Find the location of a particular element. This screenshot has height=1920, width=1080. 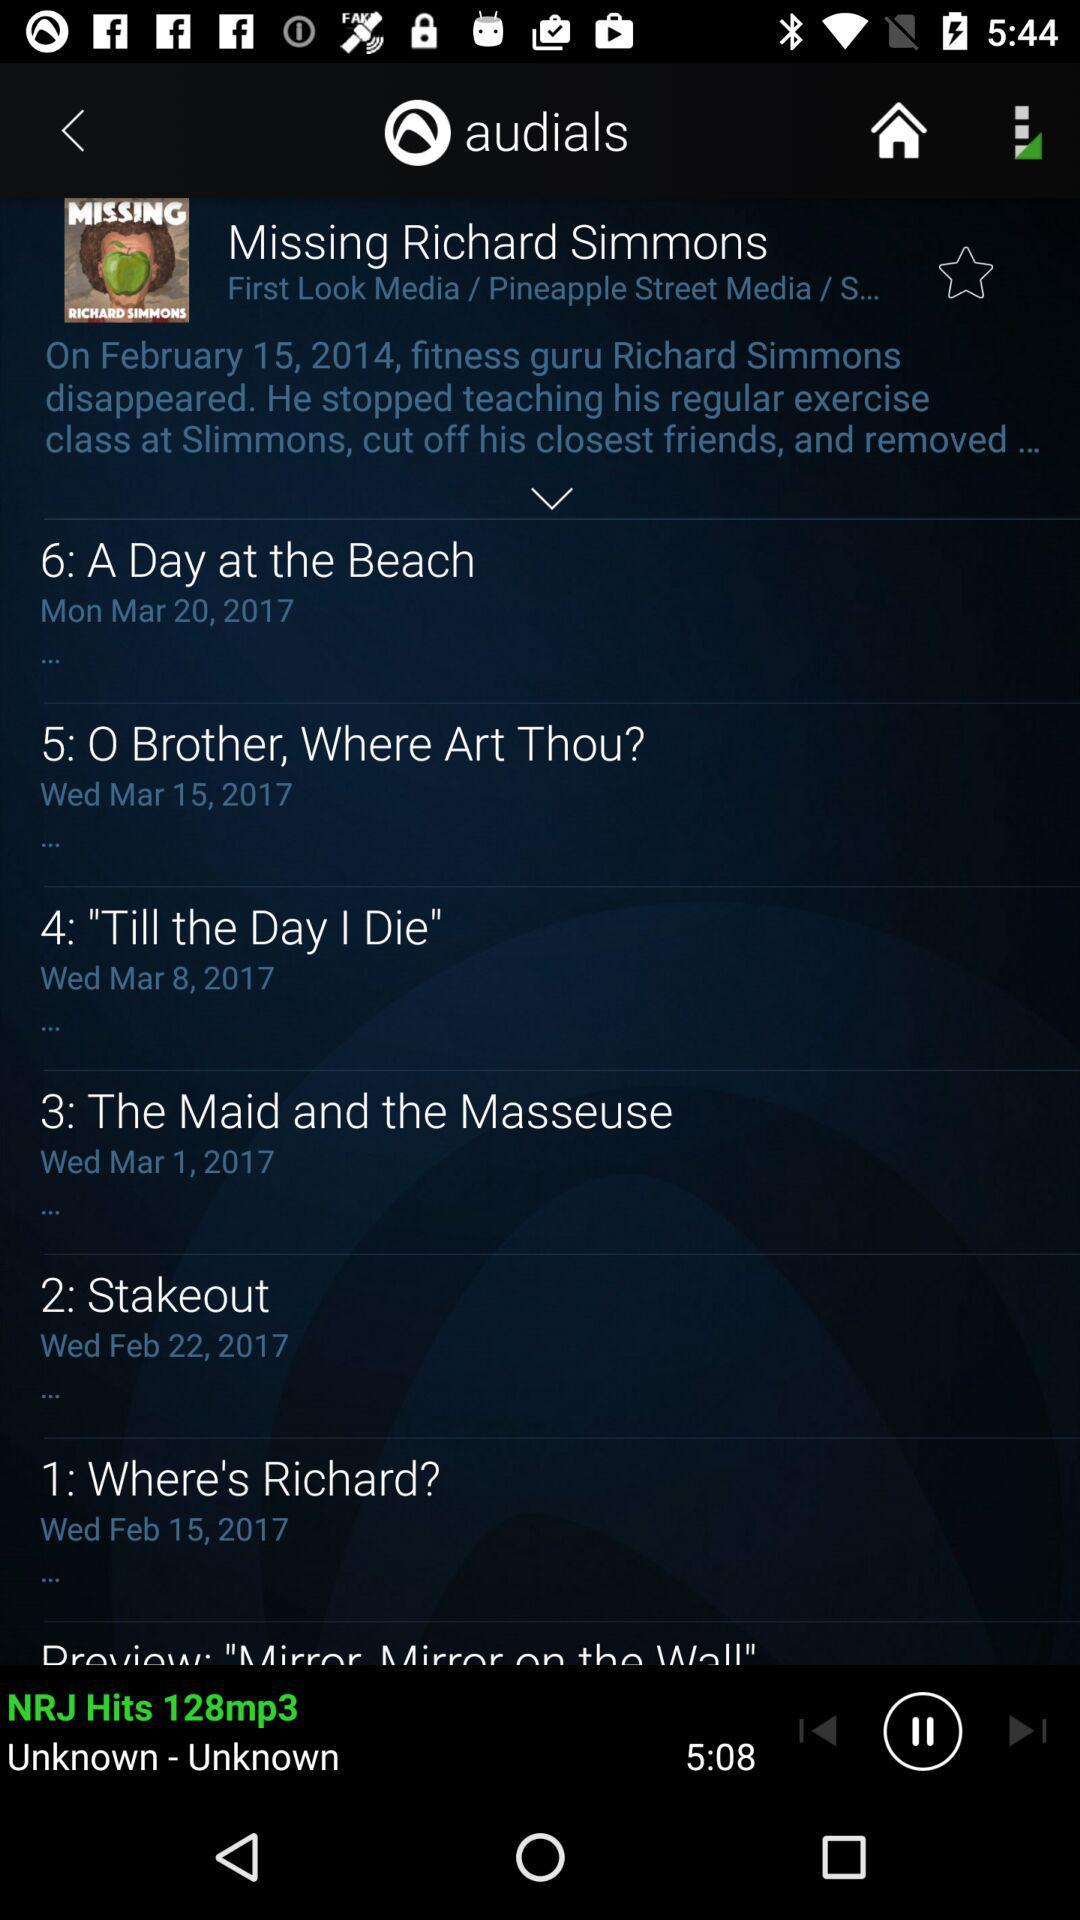

pause music is located at coordinates (922, 1730).